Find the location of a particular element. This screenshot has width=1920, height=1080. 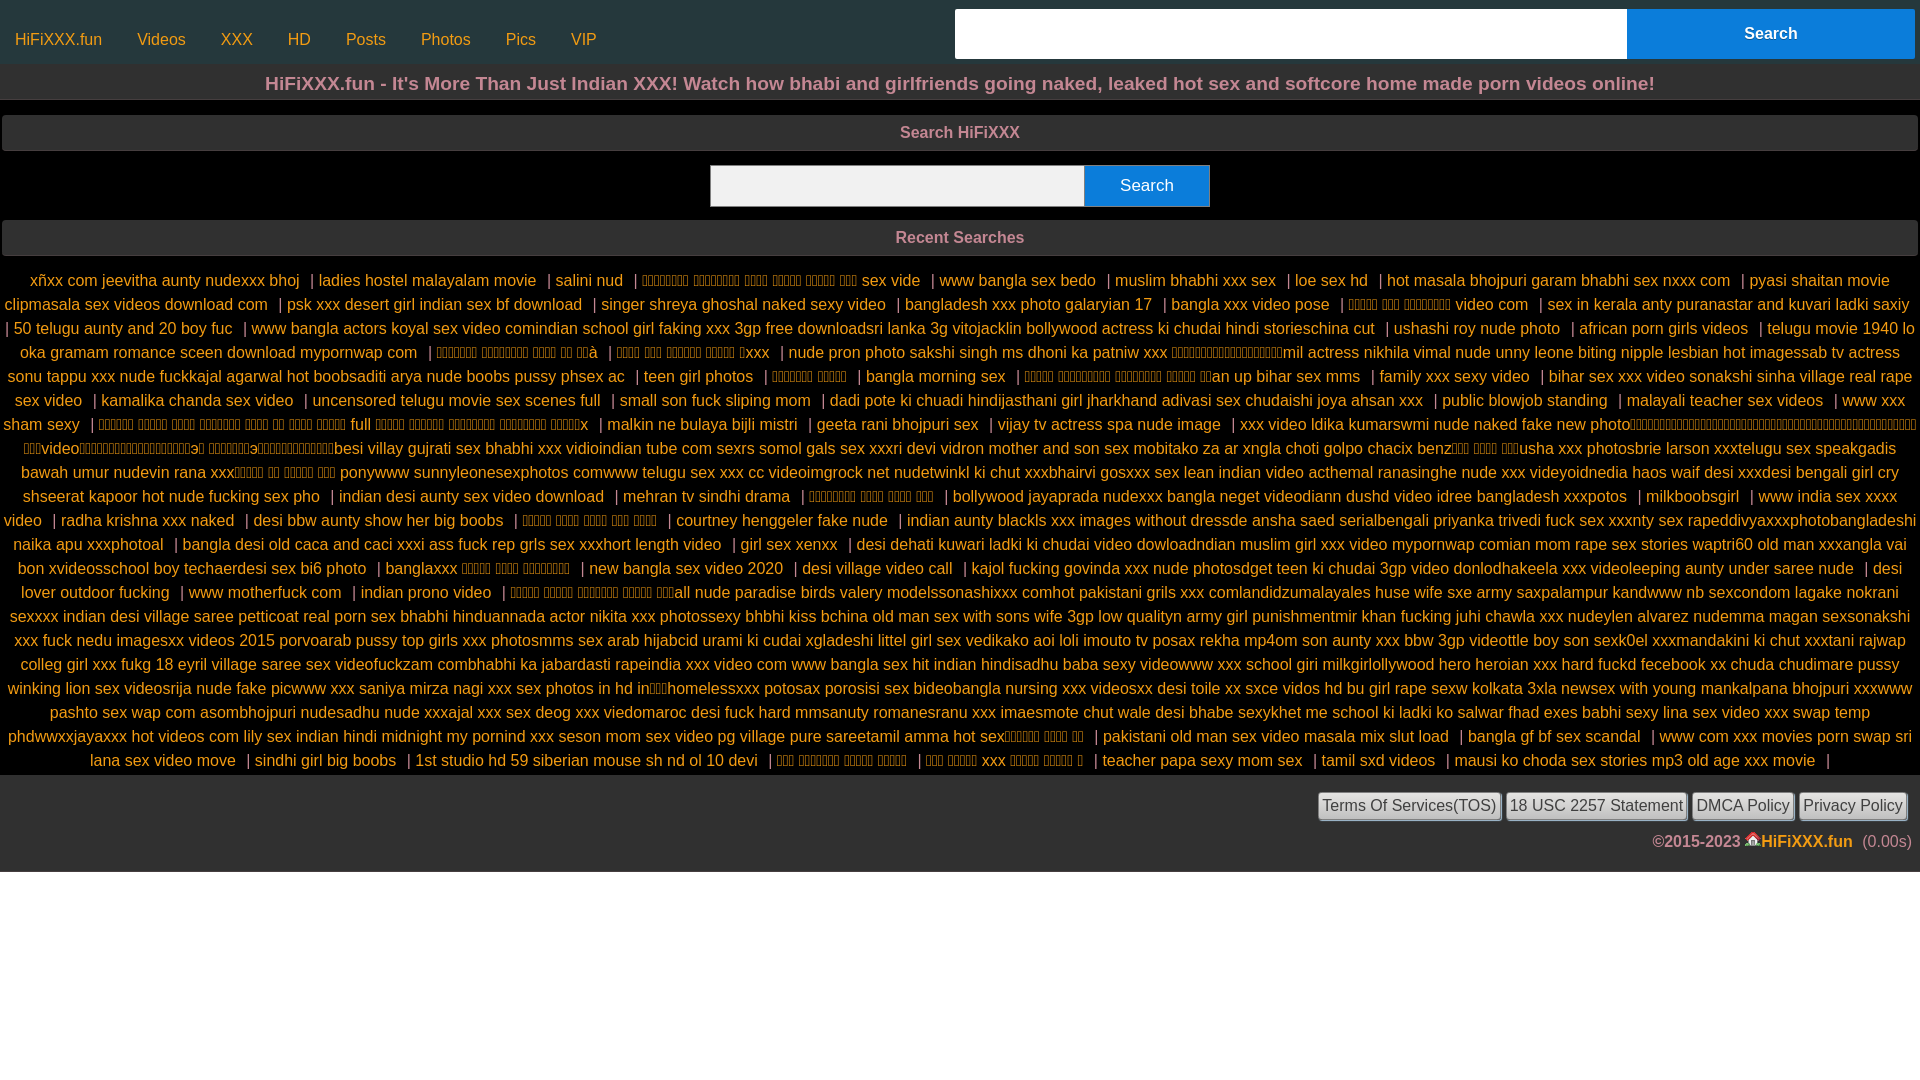

'singer shreya ghoshal naked sexy video' is located at coordinates (742, 304).